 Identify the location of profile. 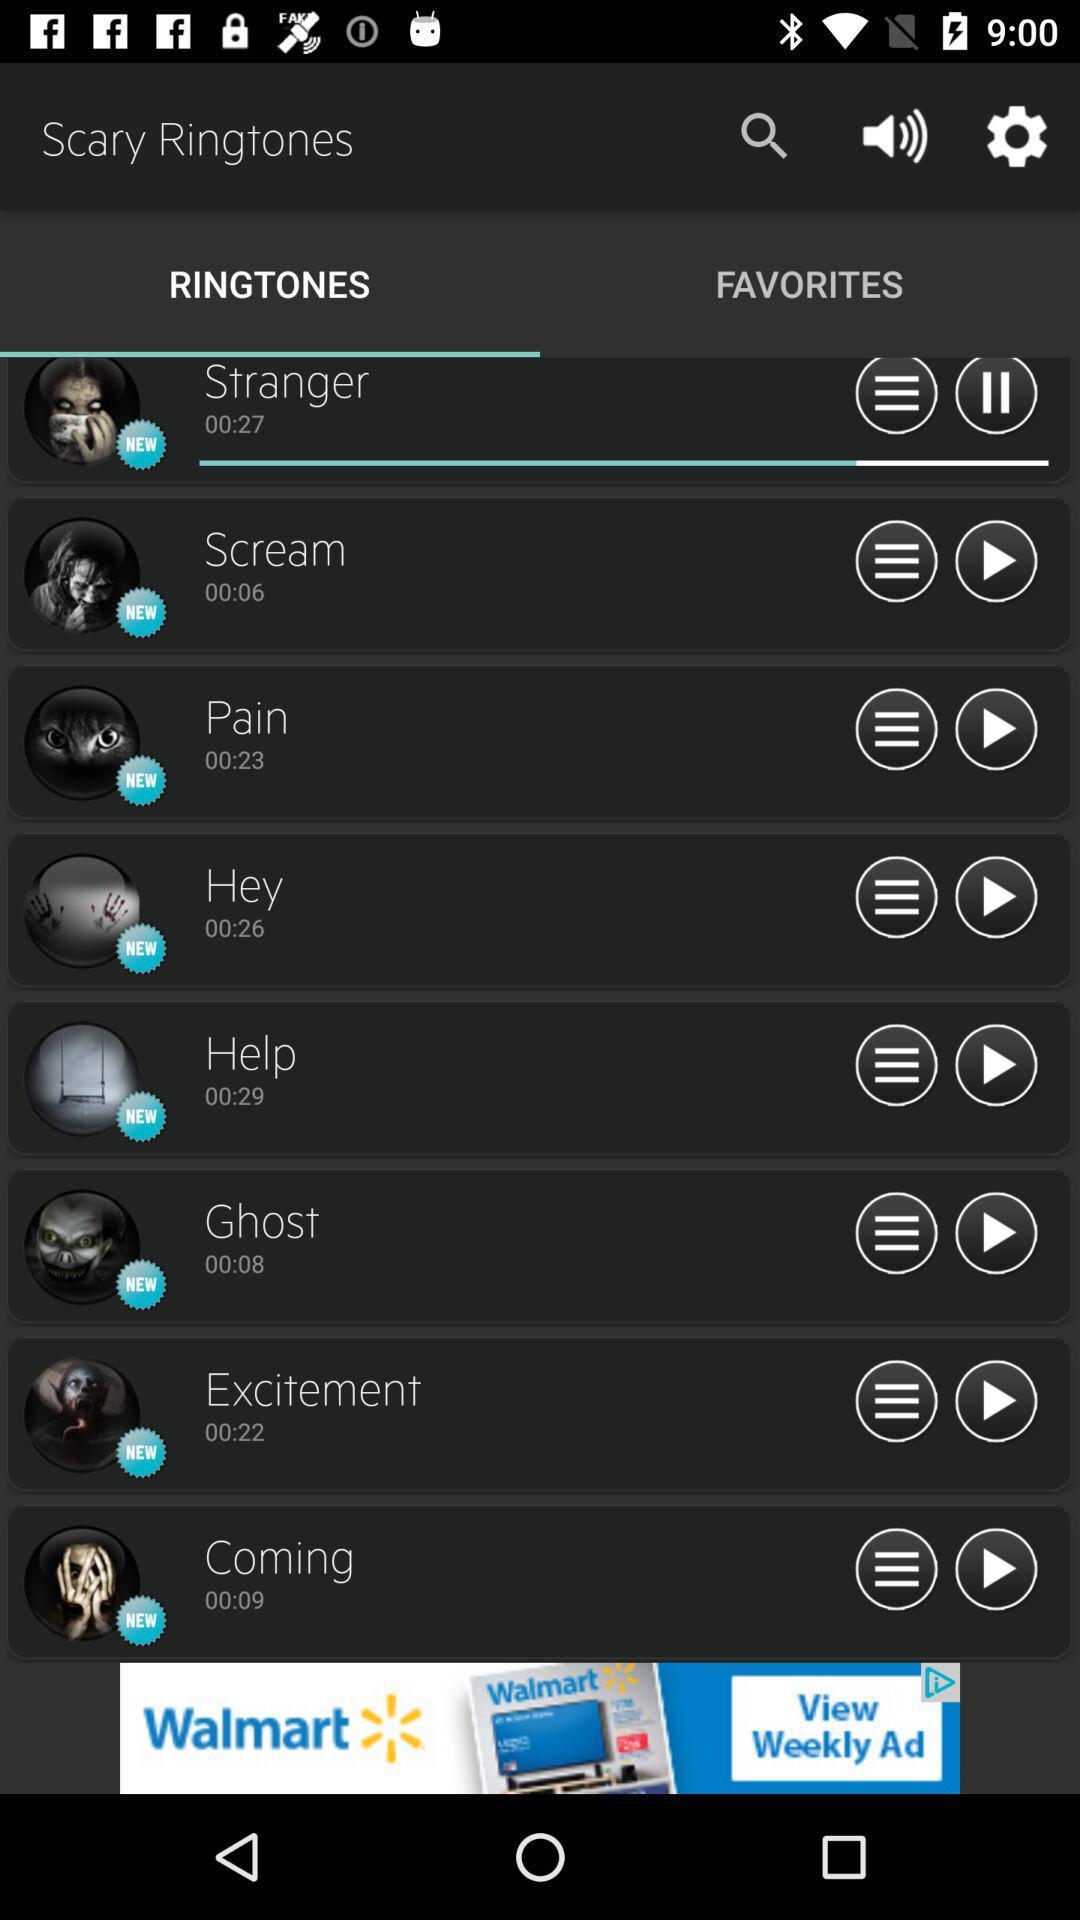
(80, 743).